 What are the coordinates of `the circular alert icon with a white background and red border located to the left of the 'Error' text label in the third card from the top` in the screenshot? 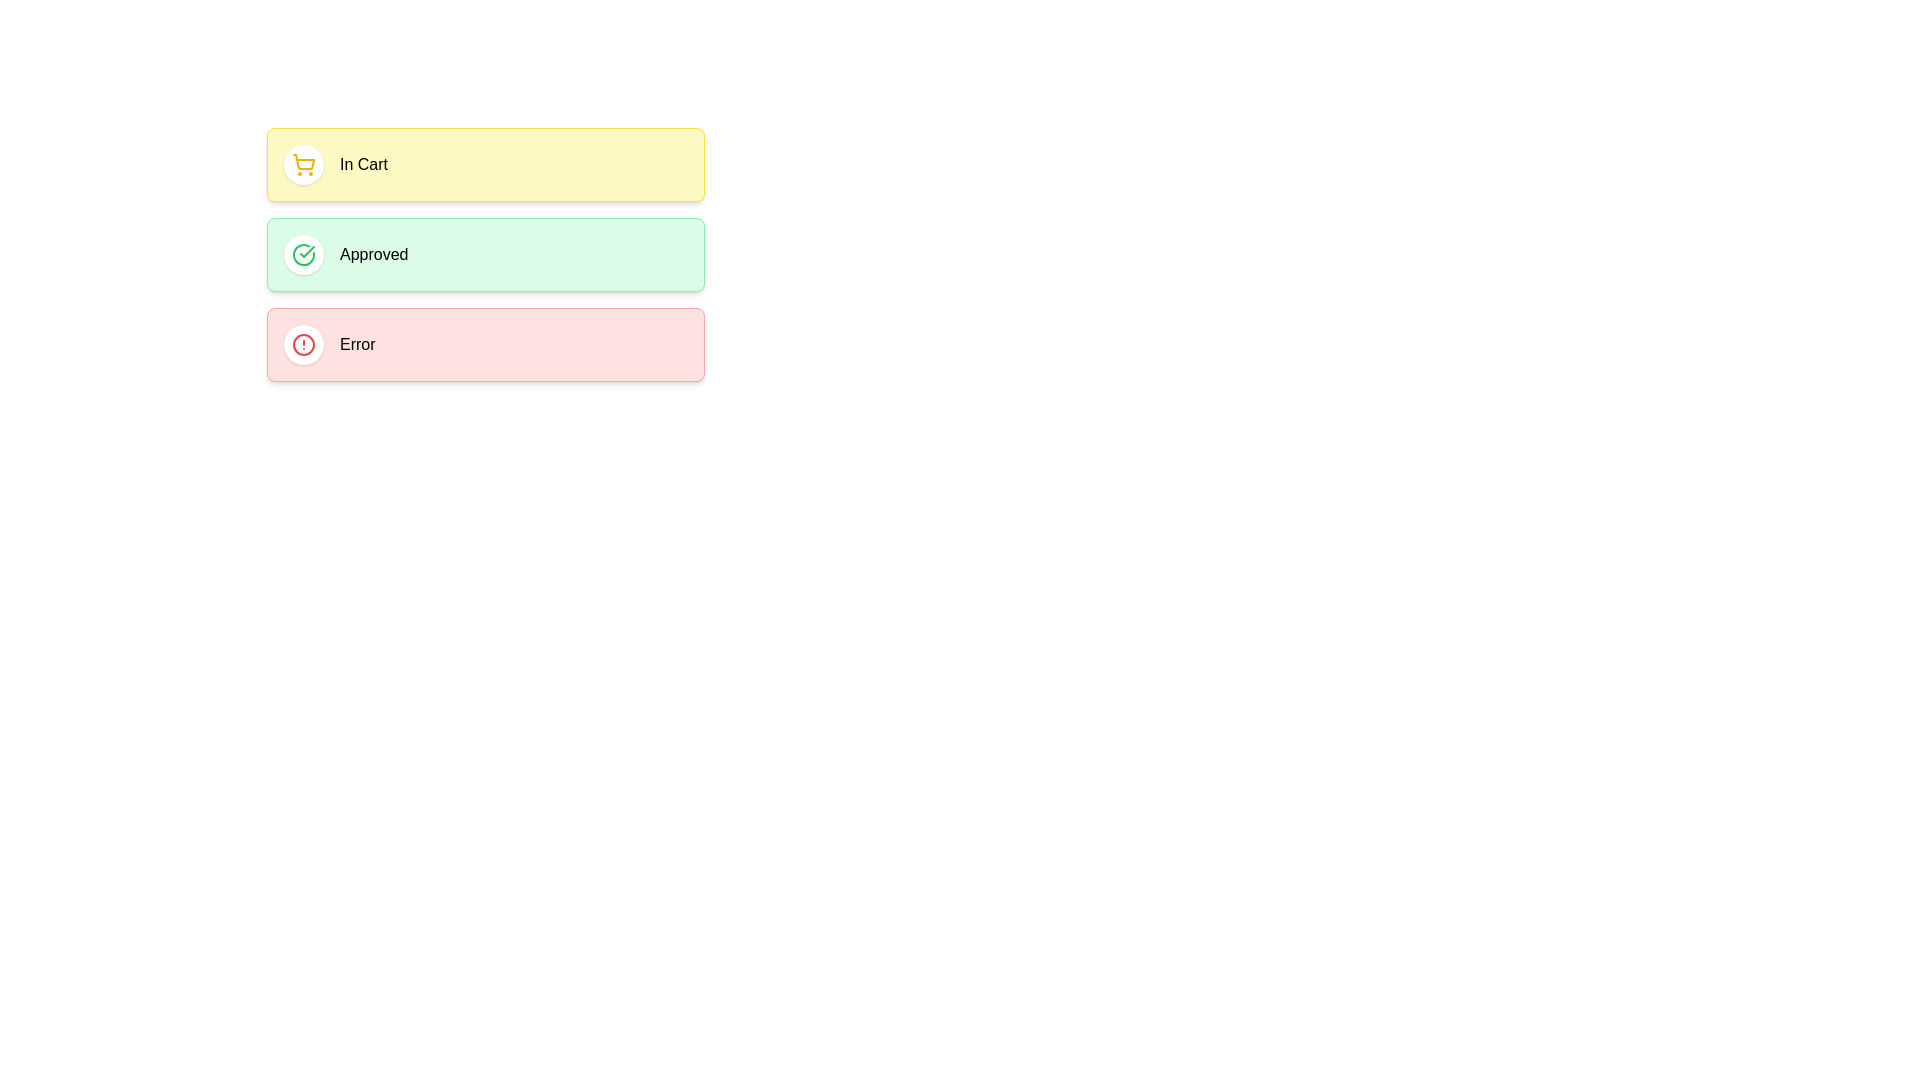 It's located at (302, 343).